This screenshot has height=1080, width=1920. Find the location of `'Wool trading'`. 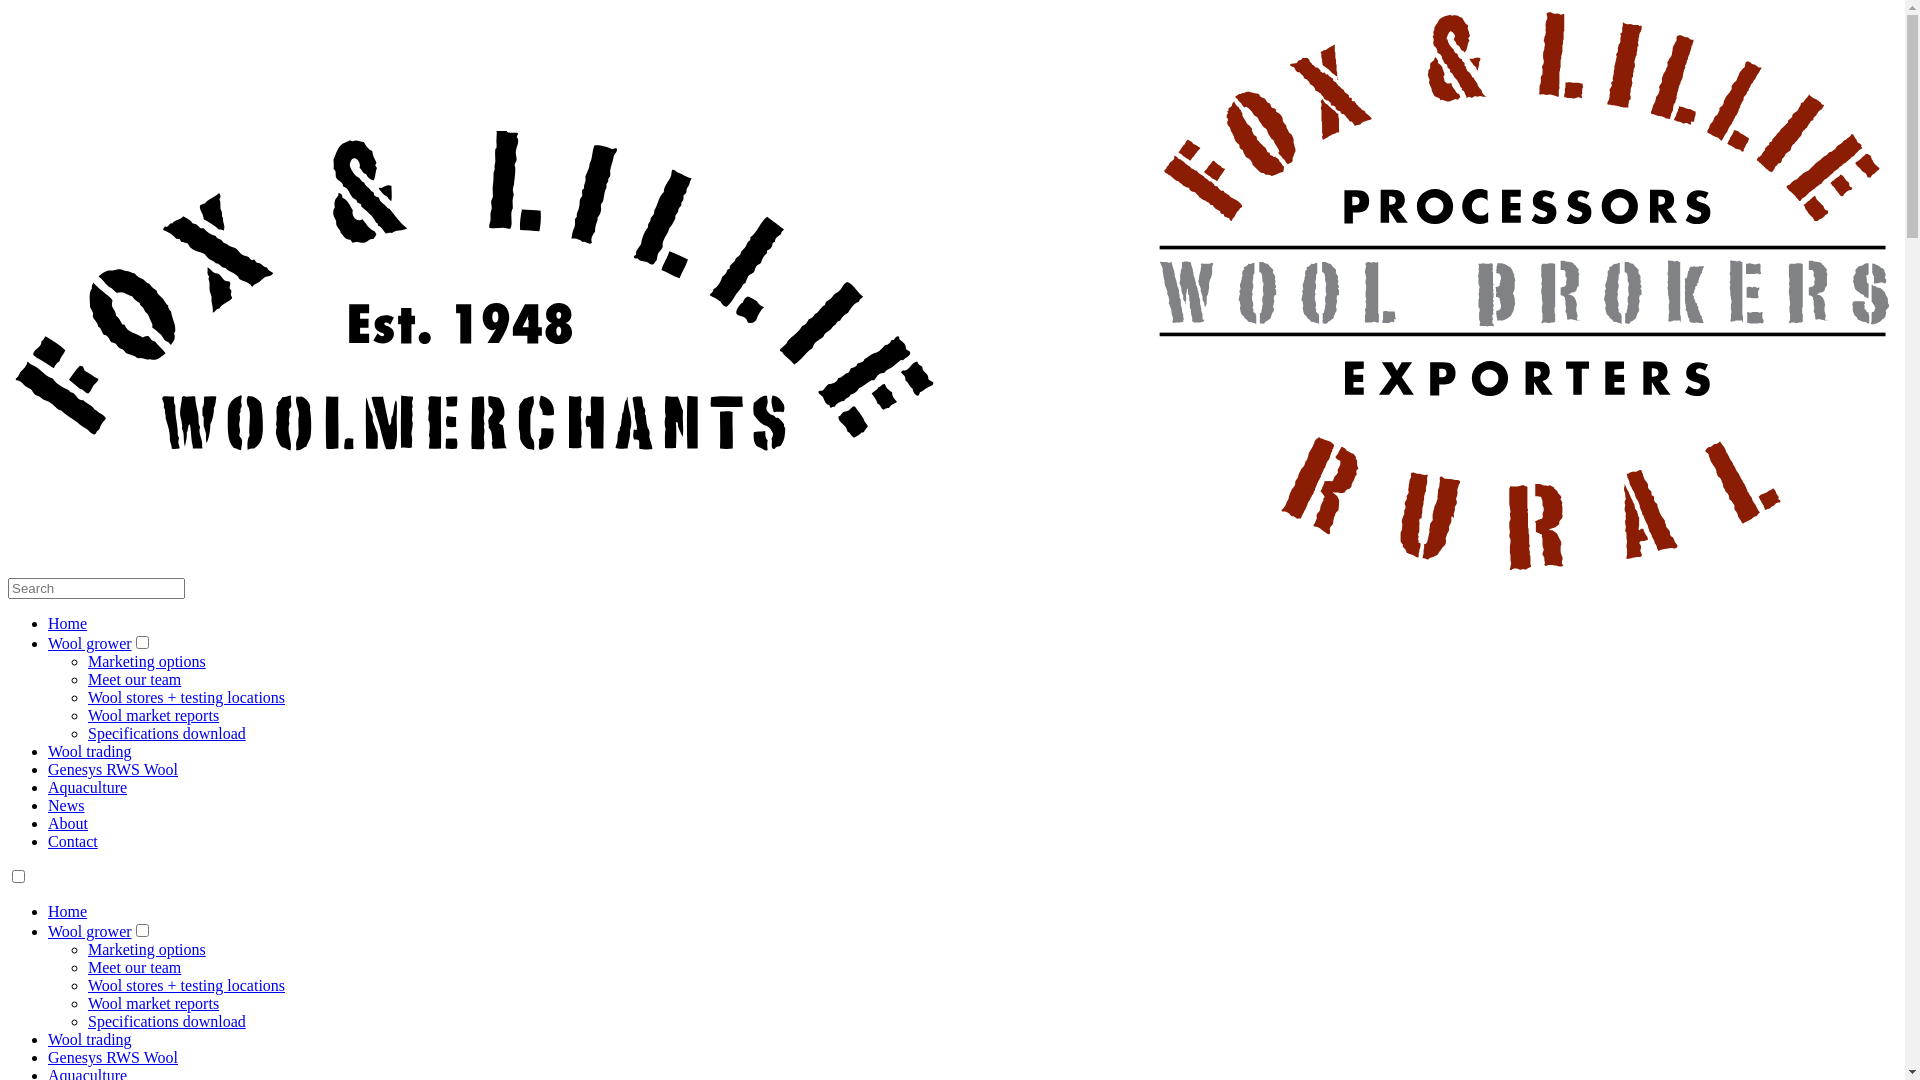

'Wool trading' is located at coordinates (89, 1038).